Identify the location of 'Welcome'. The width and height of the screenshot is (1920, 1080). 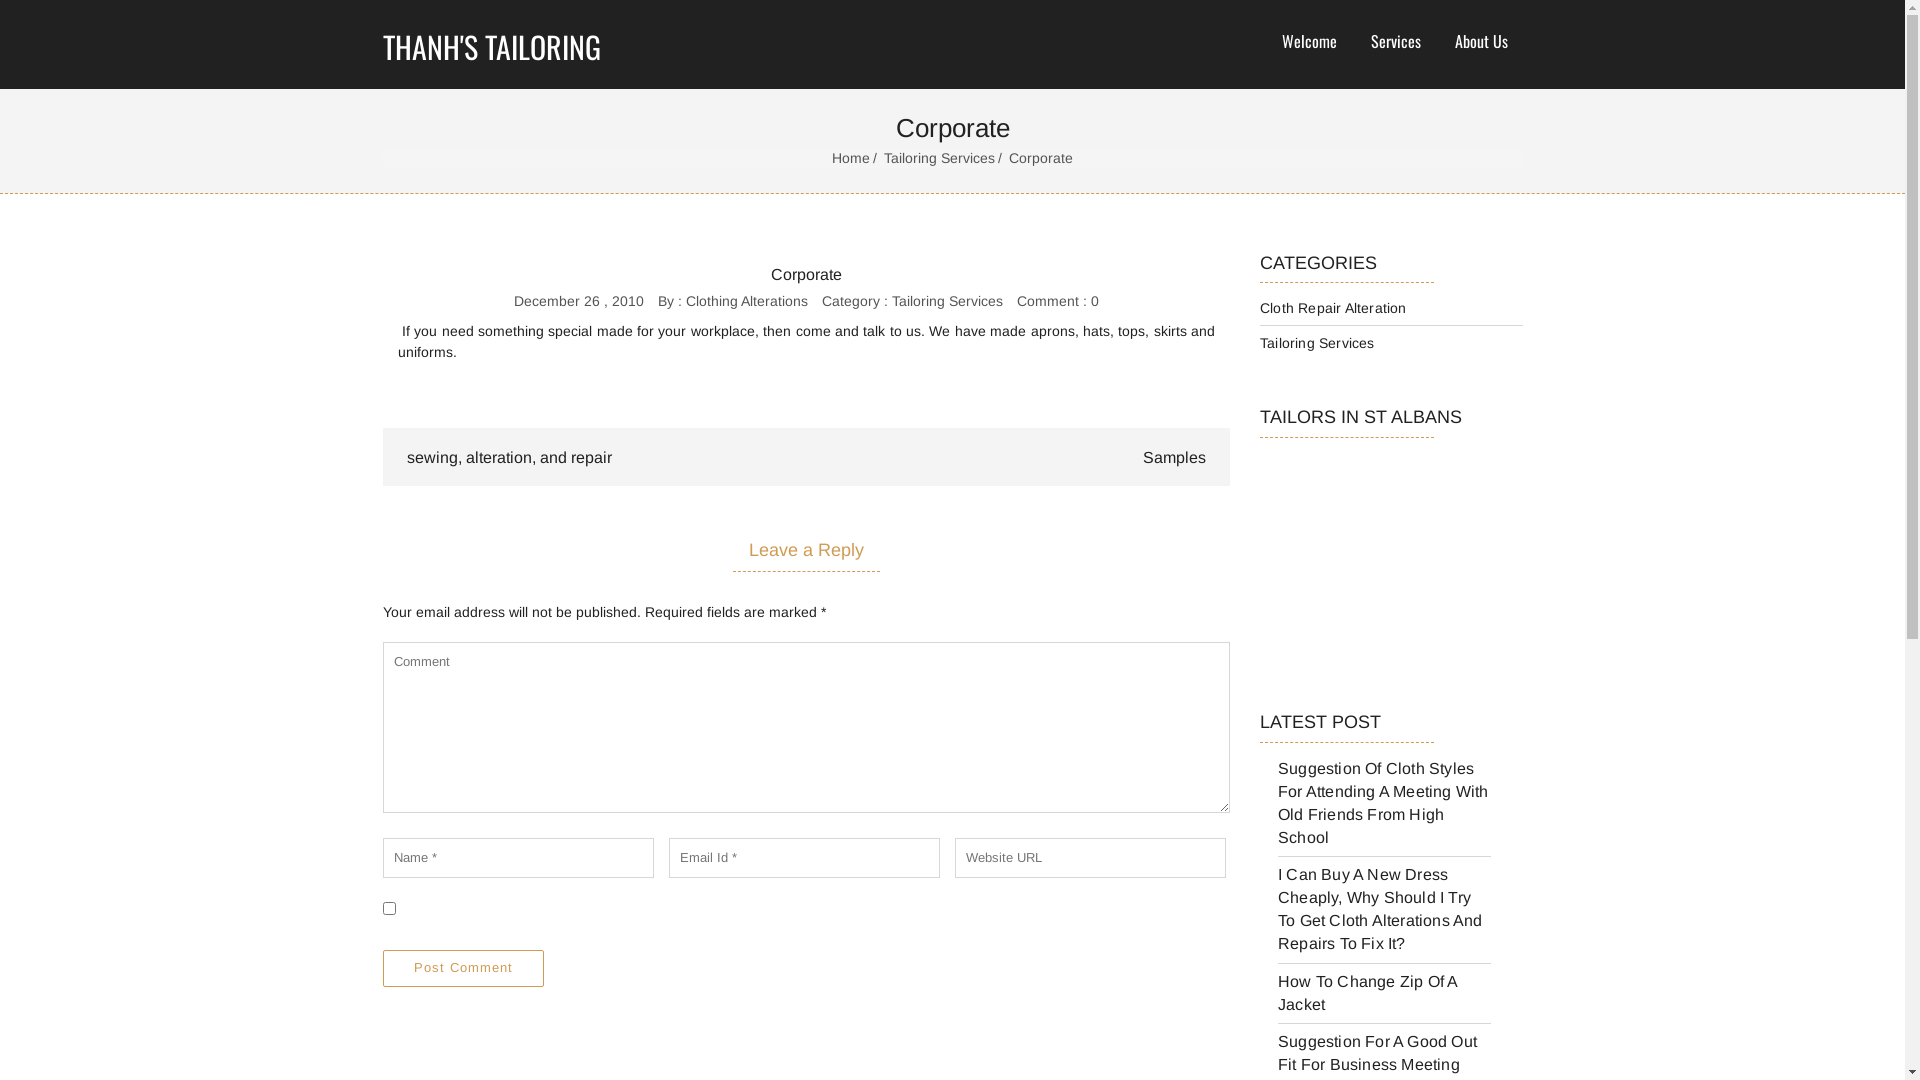
(1309, 42).